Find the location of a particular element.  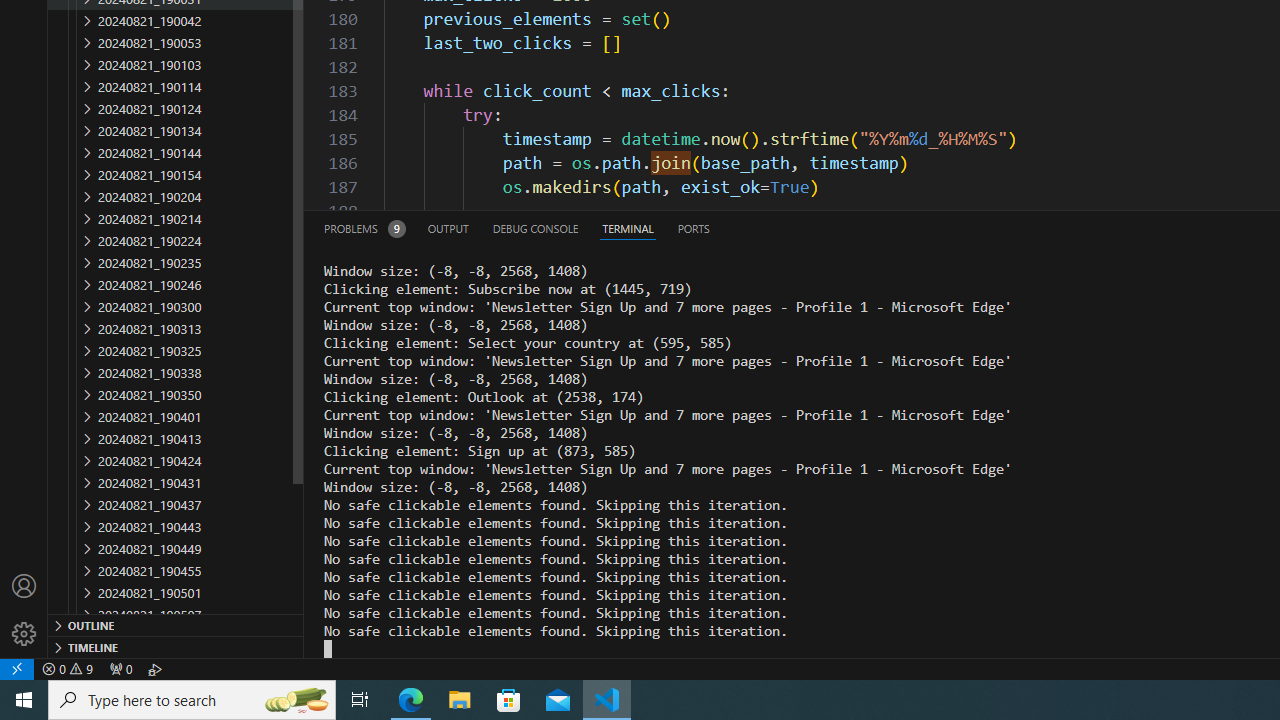

'Timeline Section' is located at coordinates (176, 646).